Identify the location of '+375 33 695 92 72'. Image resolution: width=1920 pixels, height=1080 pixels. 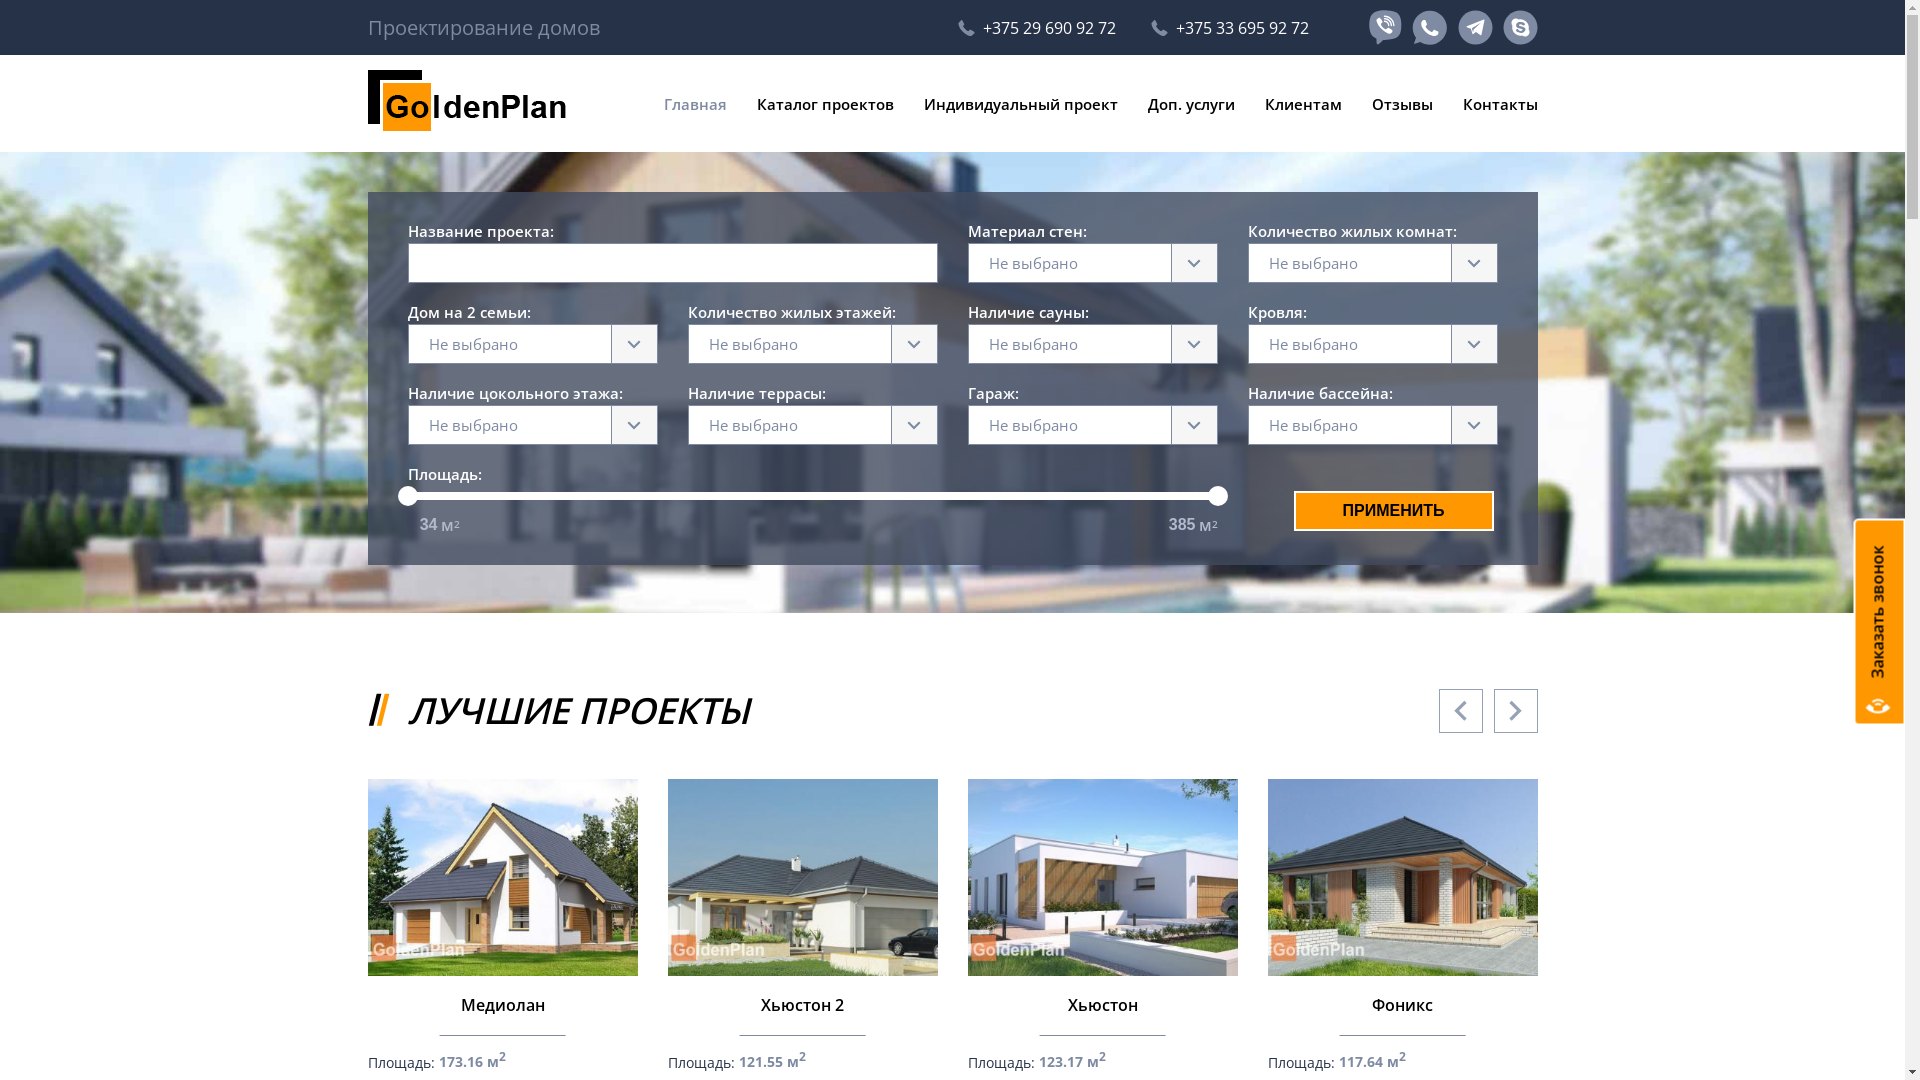
(1227, 27).